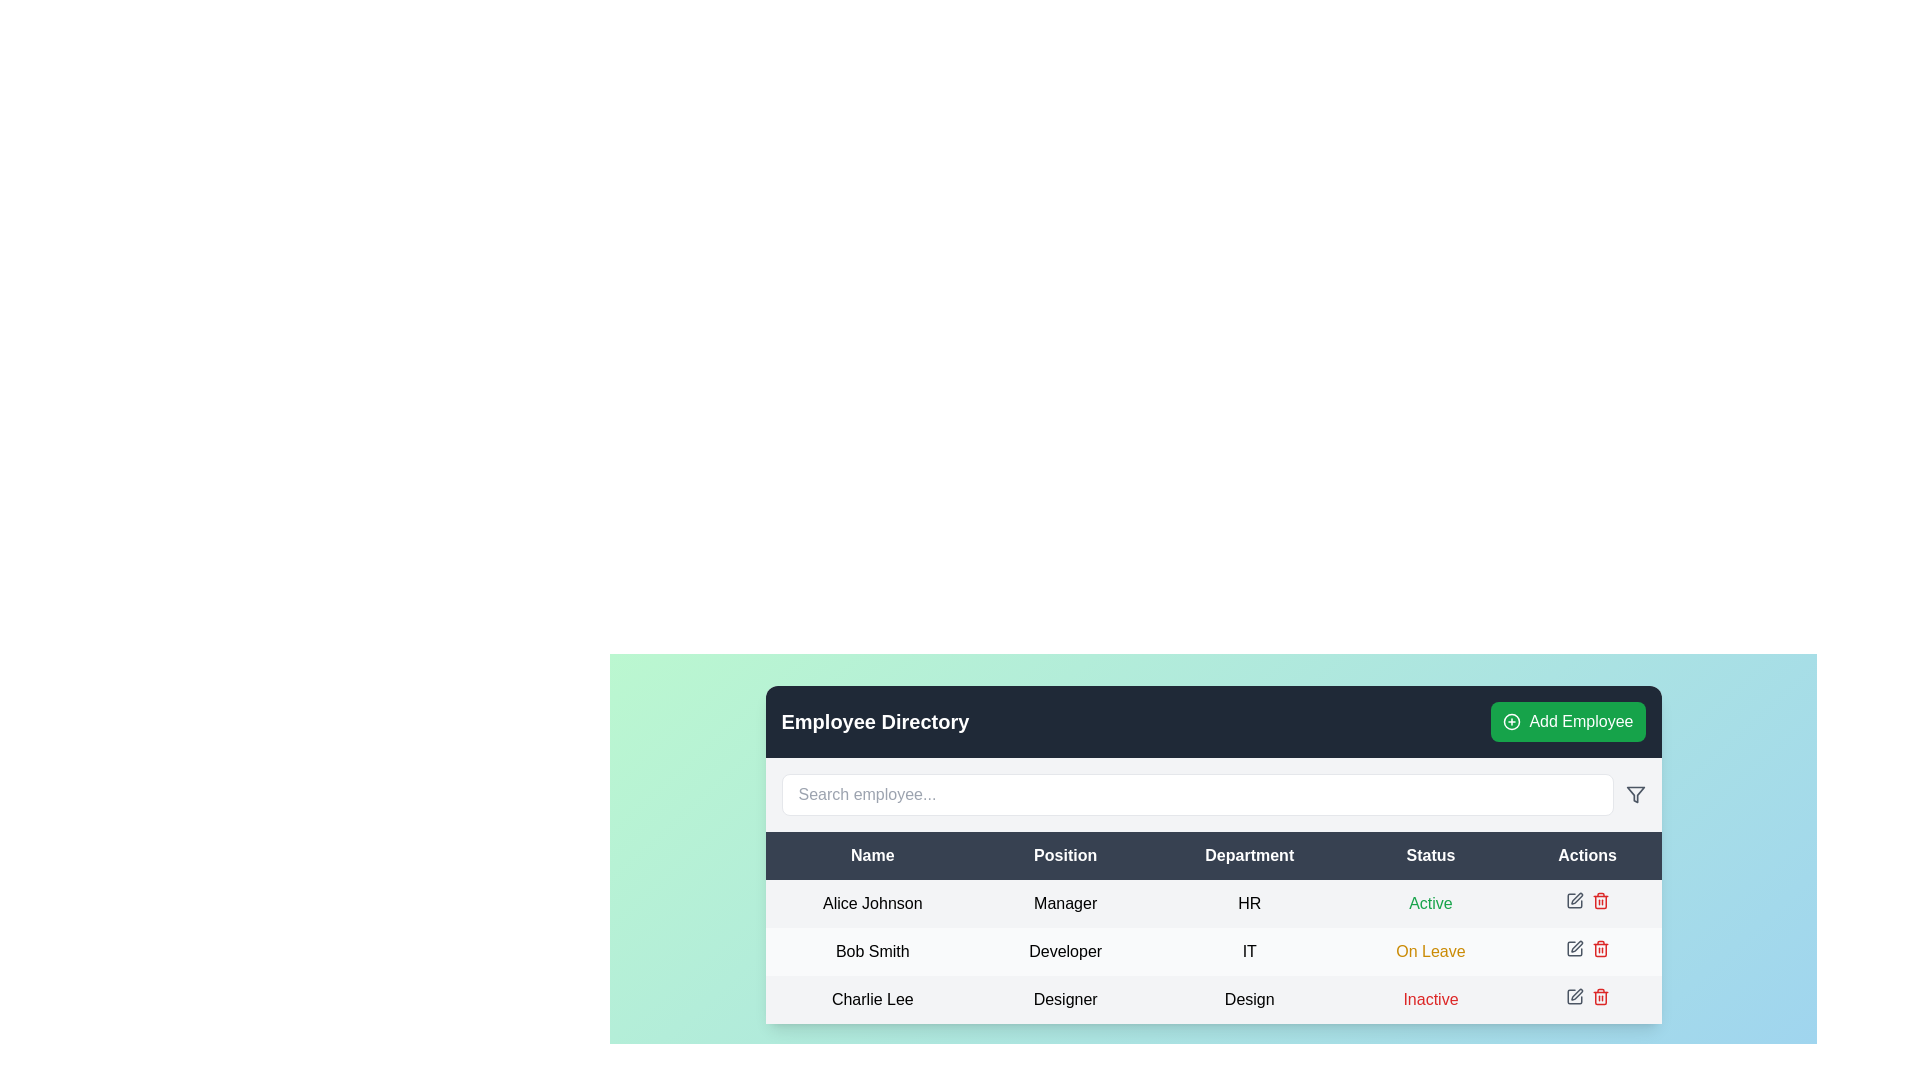 The image size is (1920, 1080). What do you see at coordinates (1064, 855) in the screenshot?
I see `the text label displaying 'Position' in the second column header` at bounding box center [1064, 855].